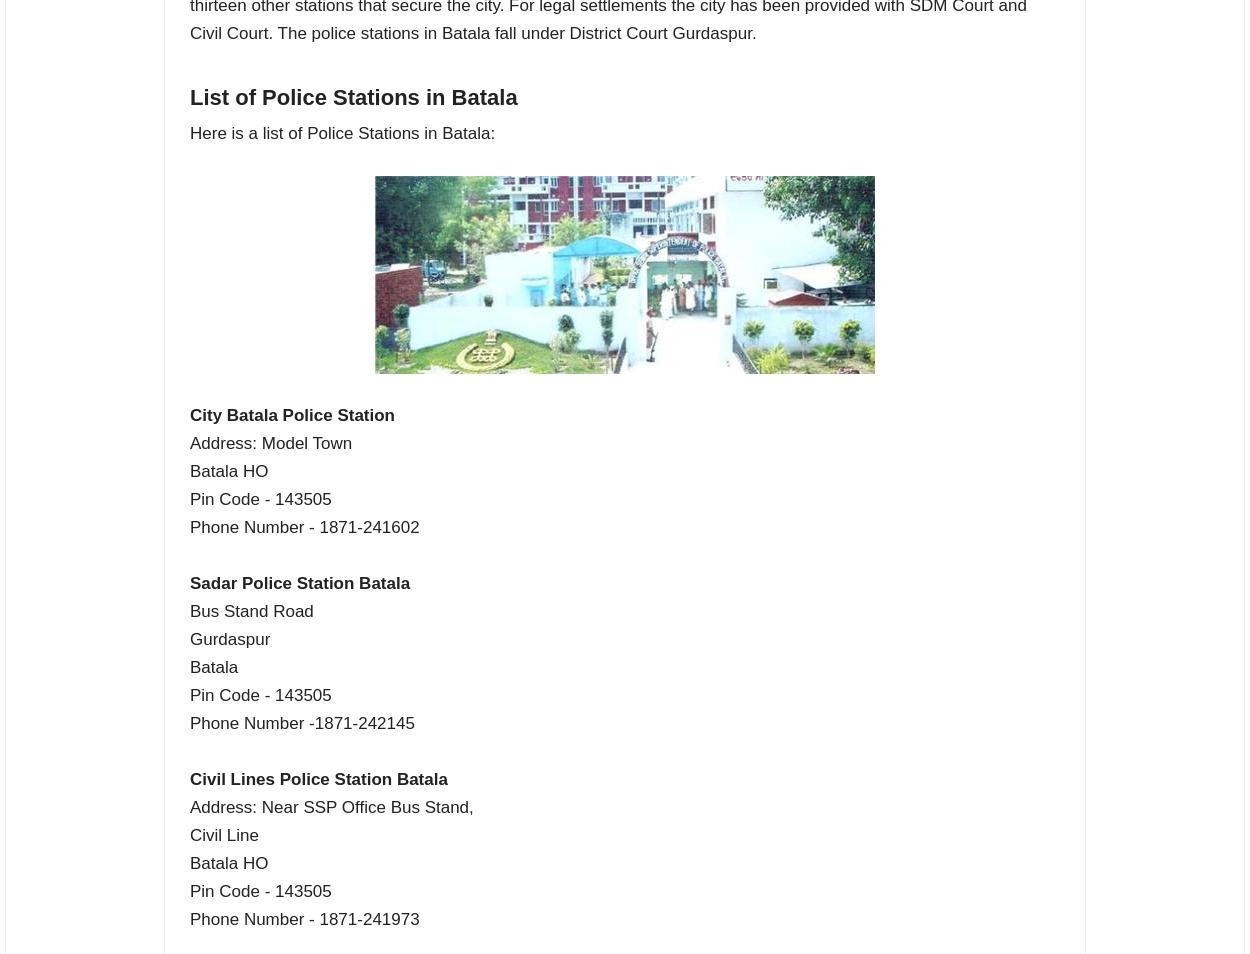  Describe the element at coordinates (304, 918) in the screenshot. I see `'Phone Number - 1871-241973'` at that location.